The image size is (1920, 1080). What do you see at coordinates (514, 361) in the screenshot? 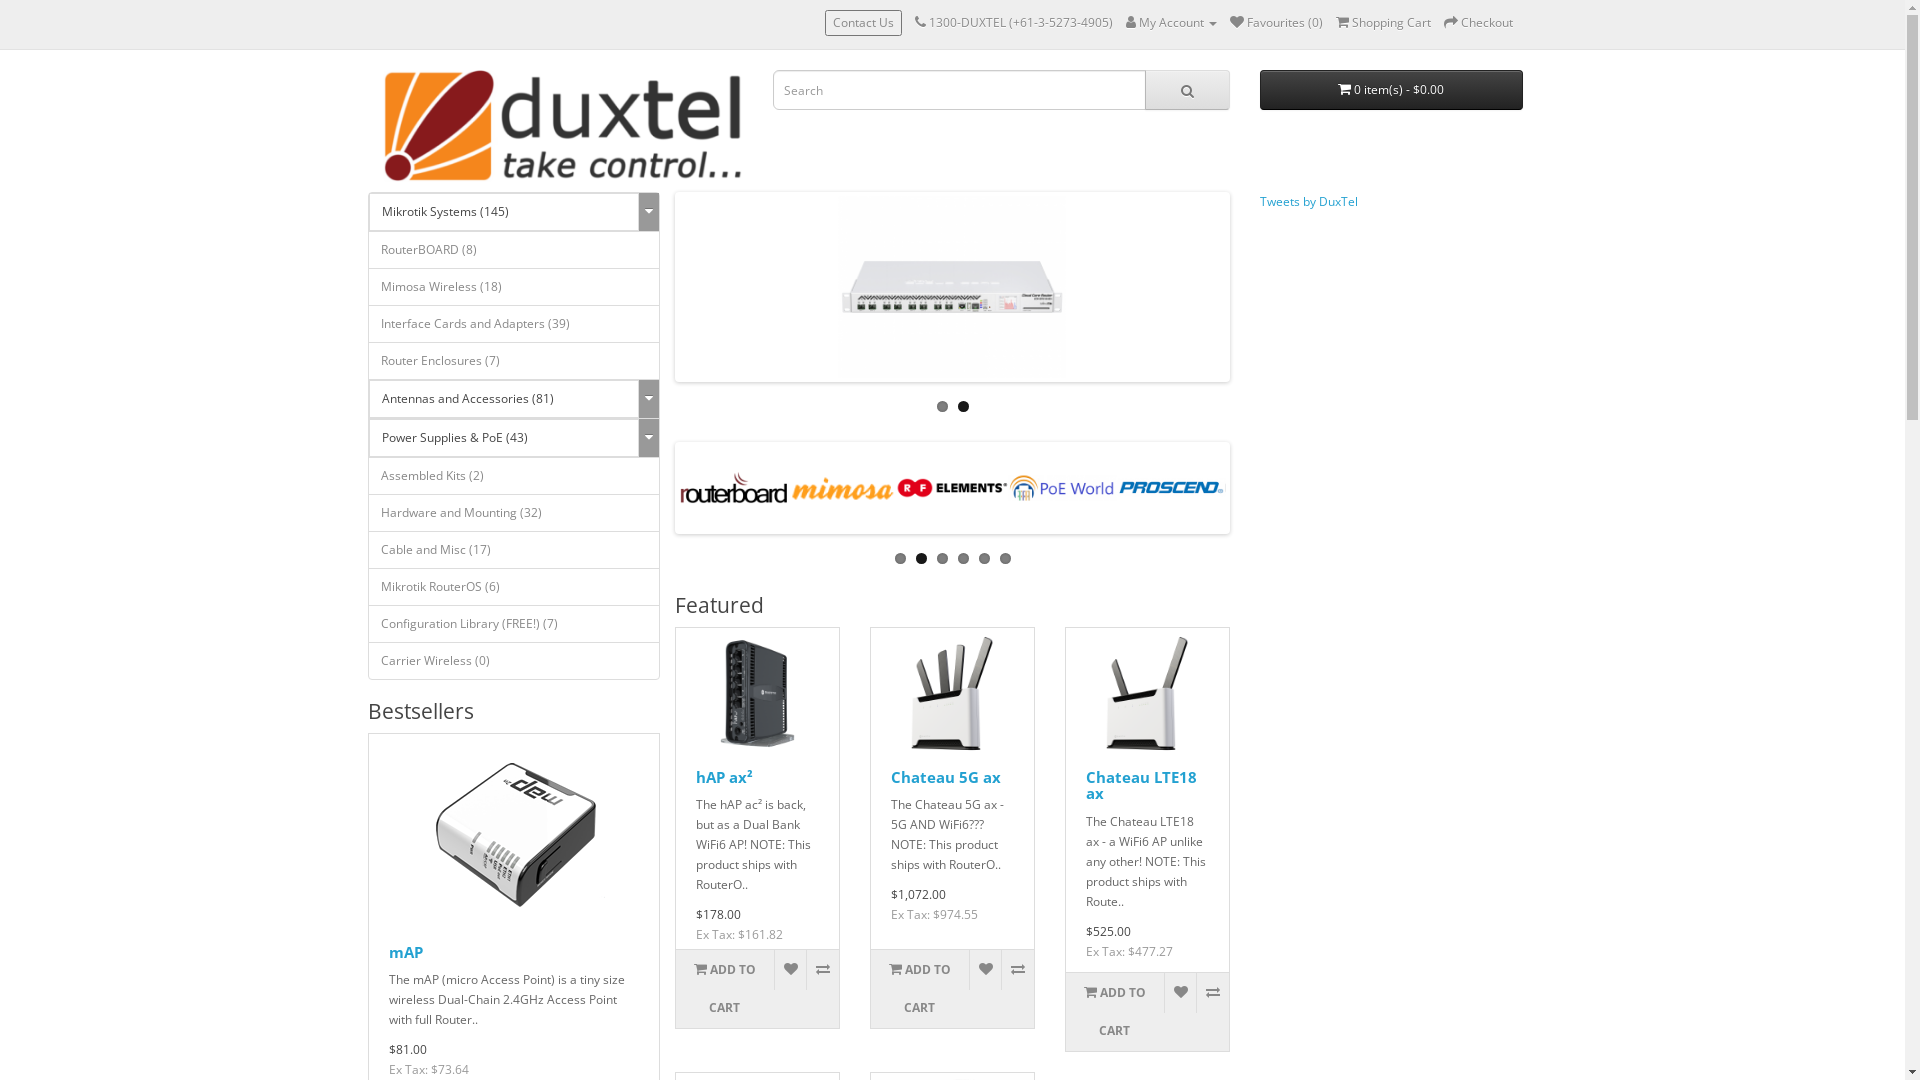
I see `'Router Enclosures (7)'` at bounding box center [514, 361].